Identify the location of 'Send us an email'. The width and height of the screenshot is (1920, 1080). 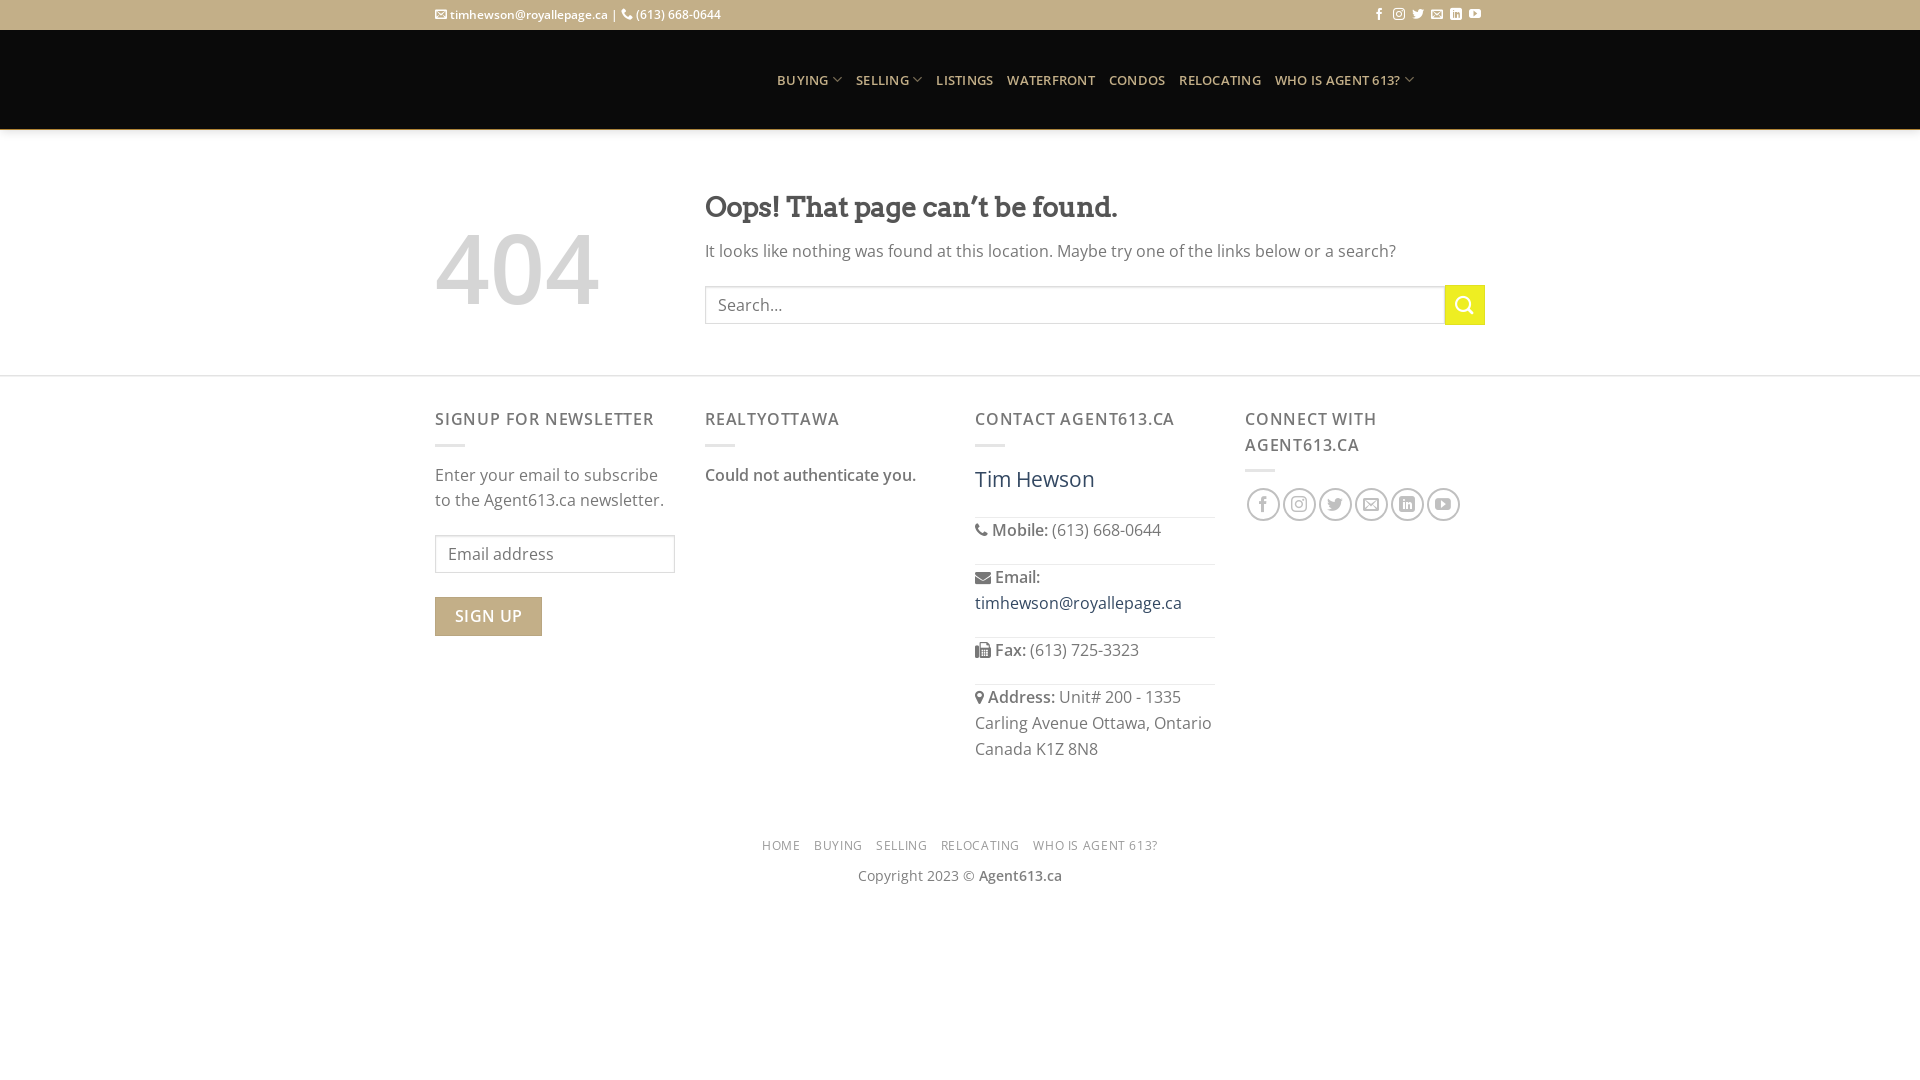
(1435, 15).